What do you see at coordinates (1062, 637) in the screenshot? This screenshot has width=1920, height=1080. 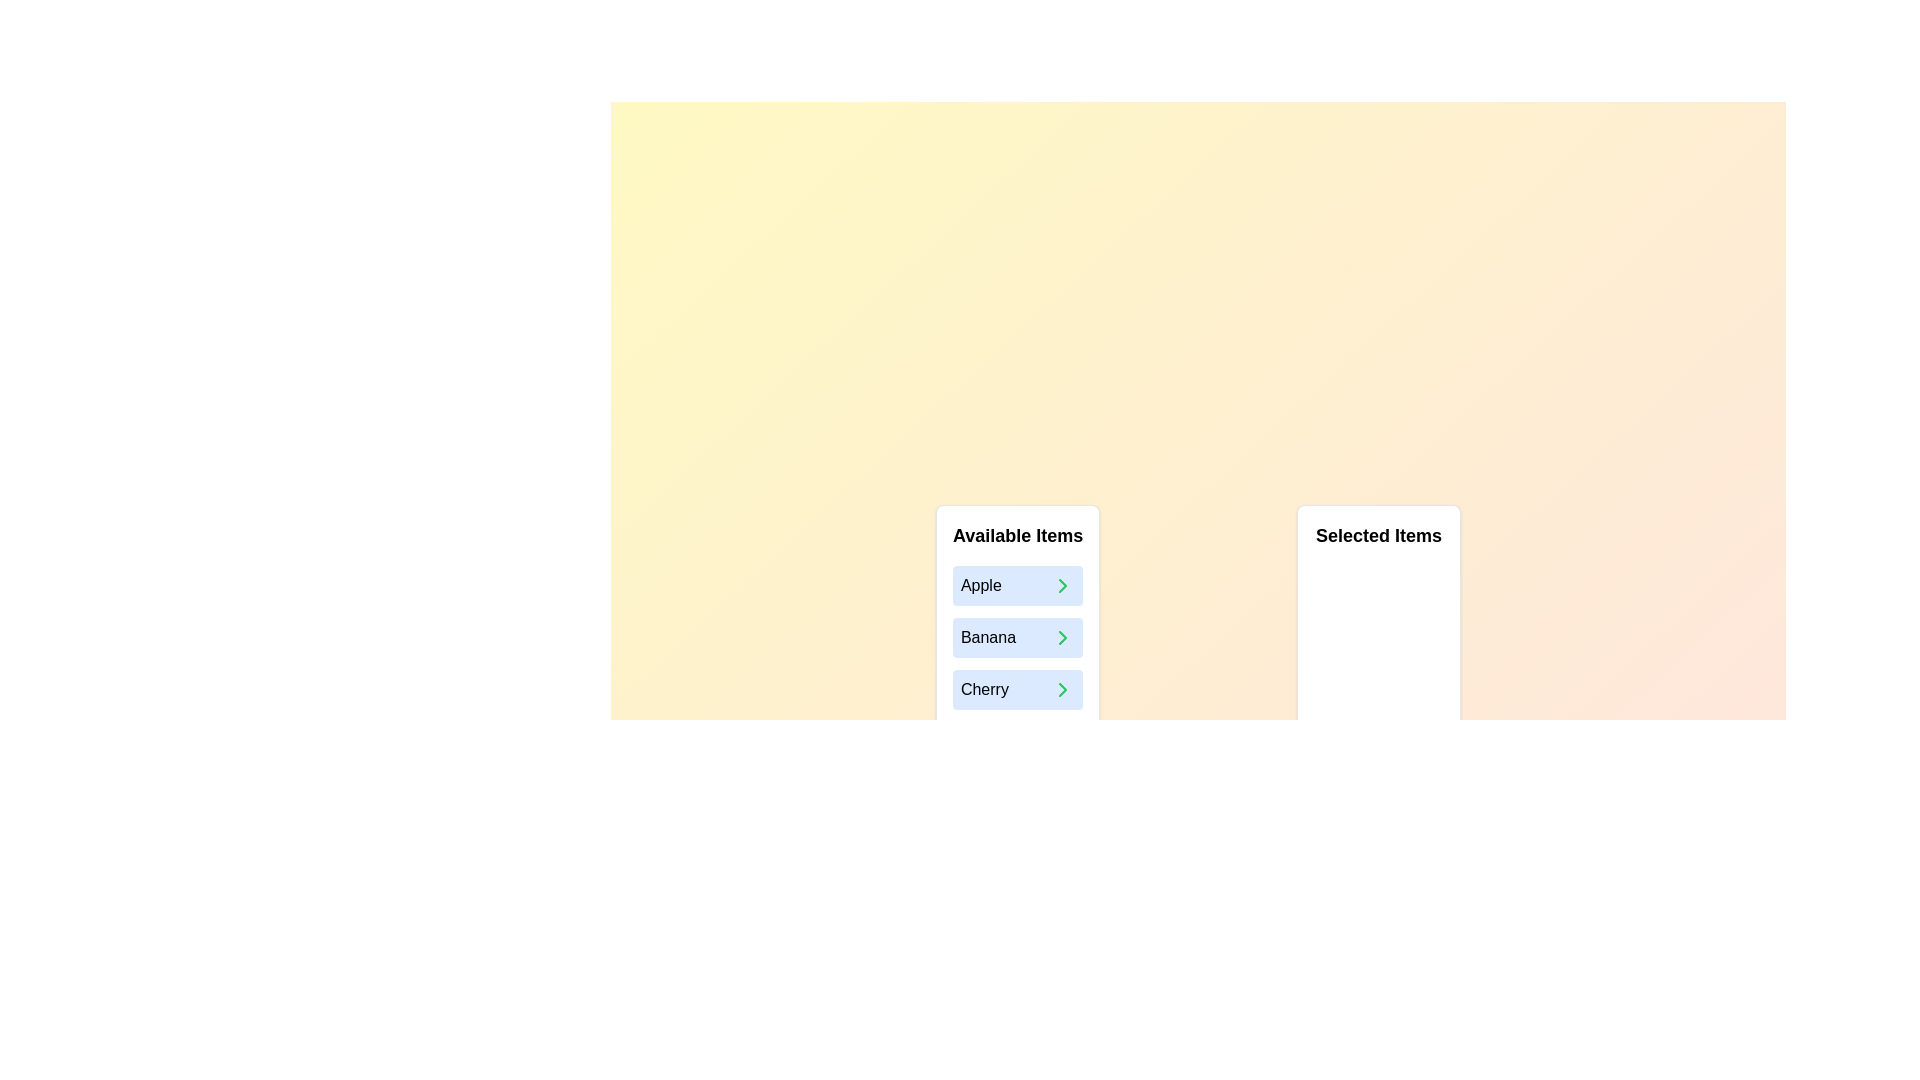 I see `right arrow button next to the item Banana in the 'Available Items' list to move it to the 'Selected Items' list` at bounding box center [1062, 637].